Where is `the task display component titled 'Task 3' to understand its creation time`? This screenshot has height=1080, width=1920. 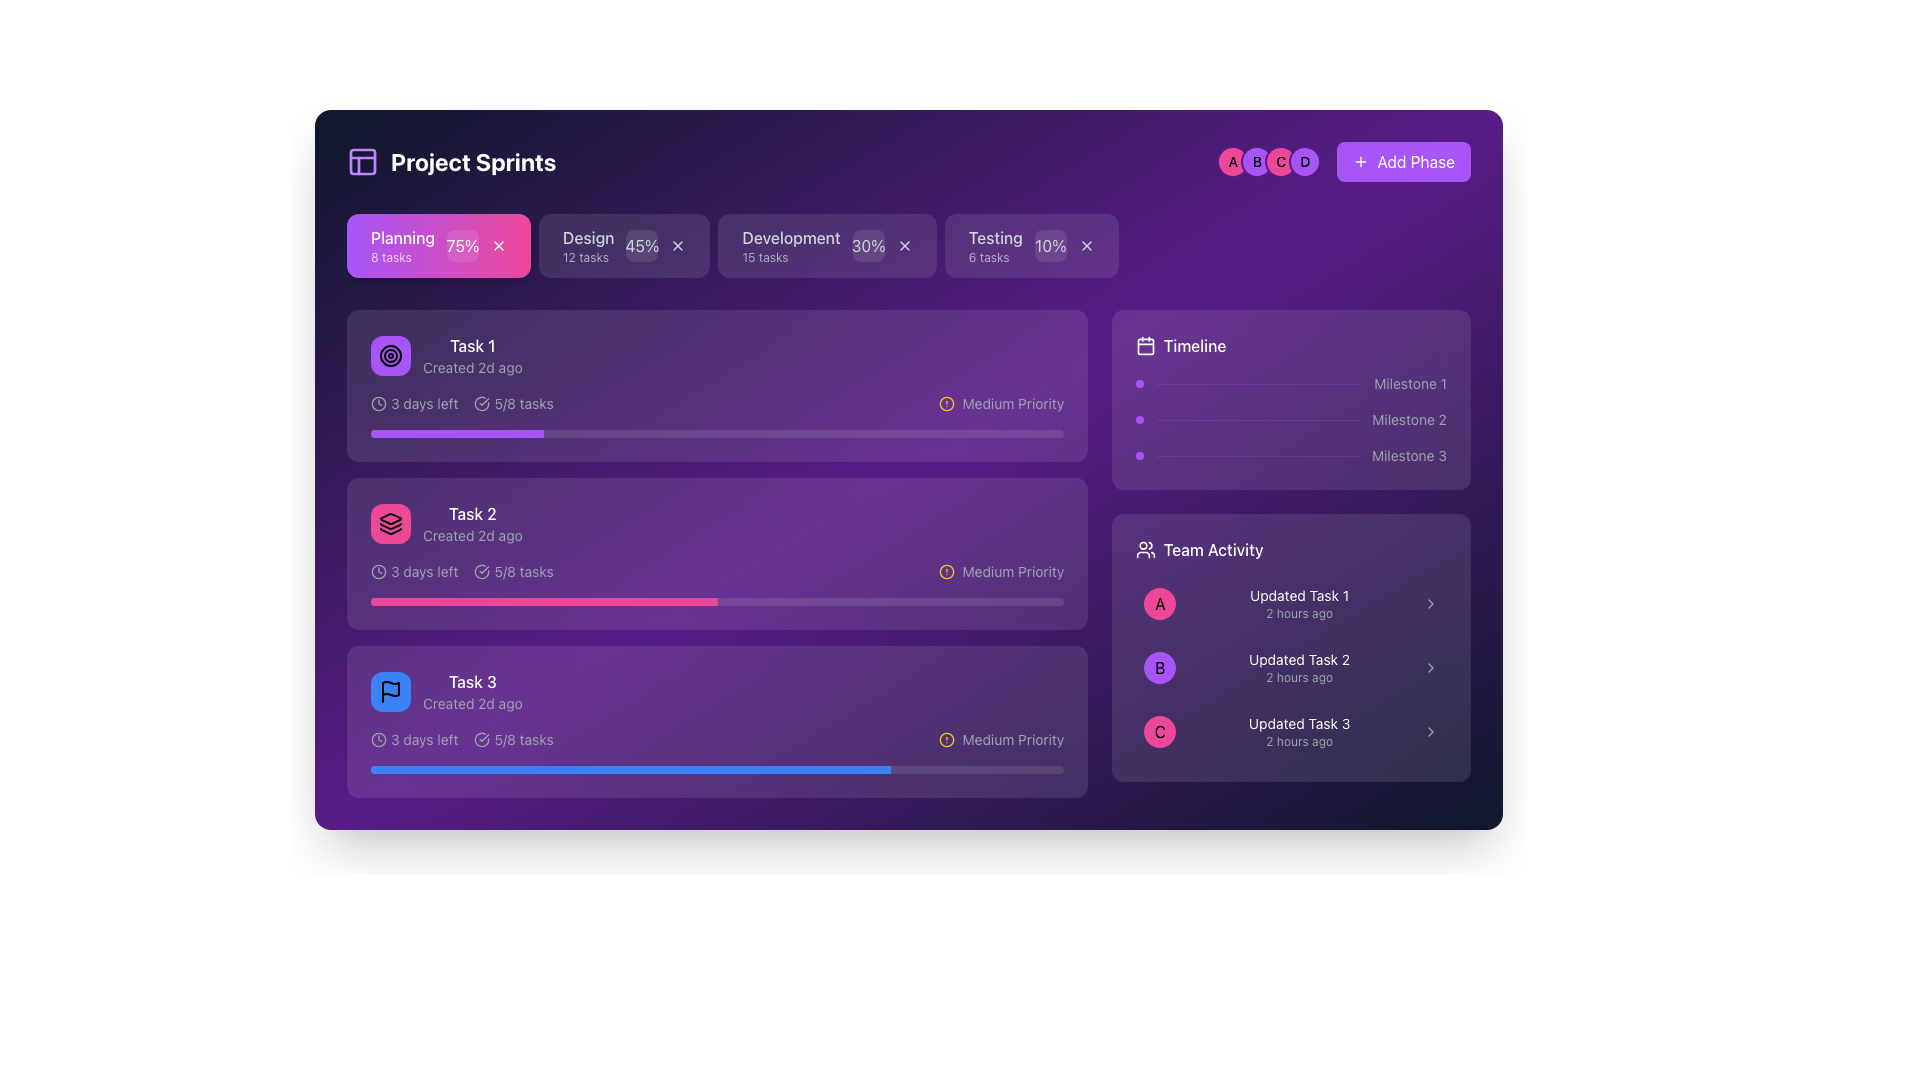 the task display component titled 'Task 3' to understand its creation time is located at coordinates (445, 690).